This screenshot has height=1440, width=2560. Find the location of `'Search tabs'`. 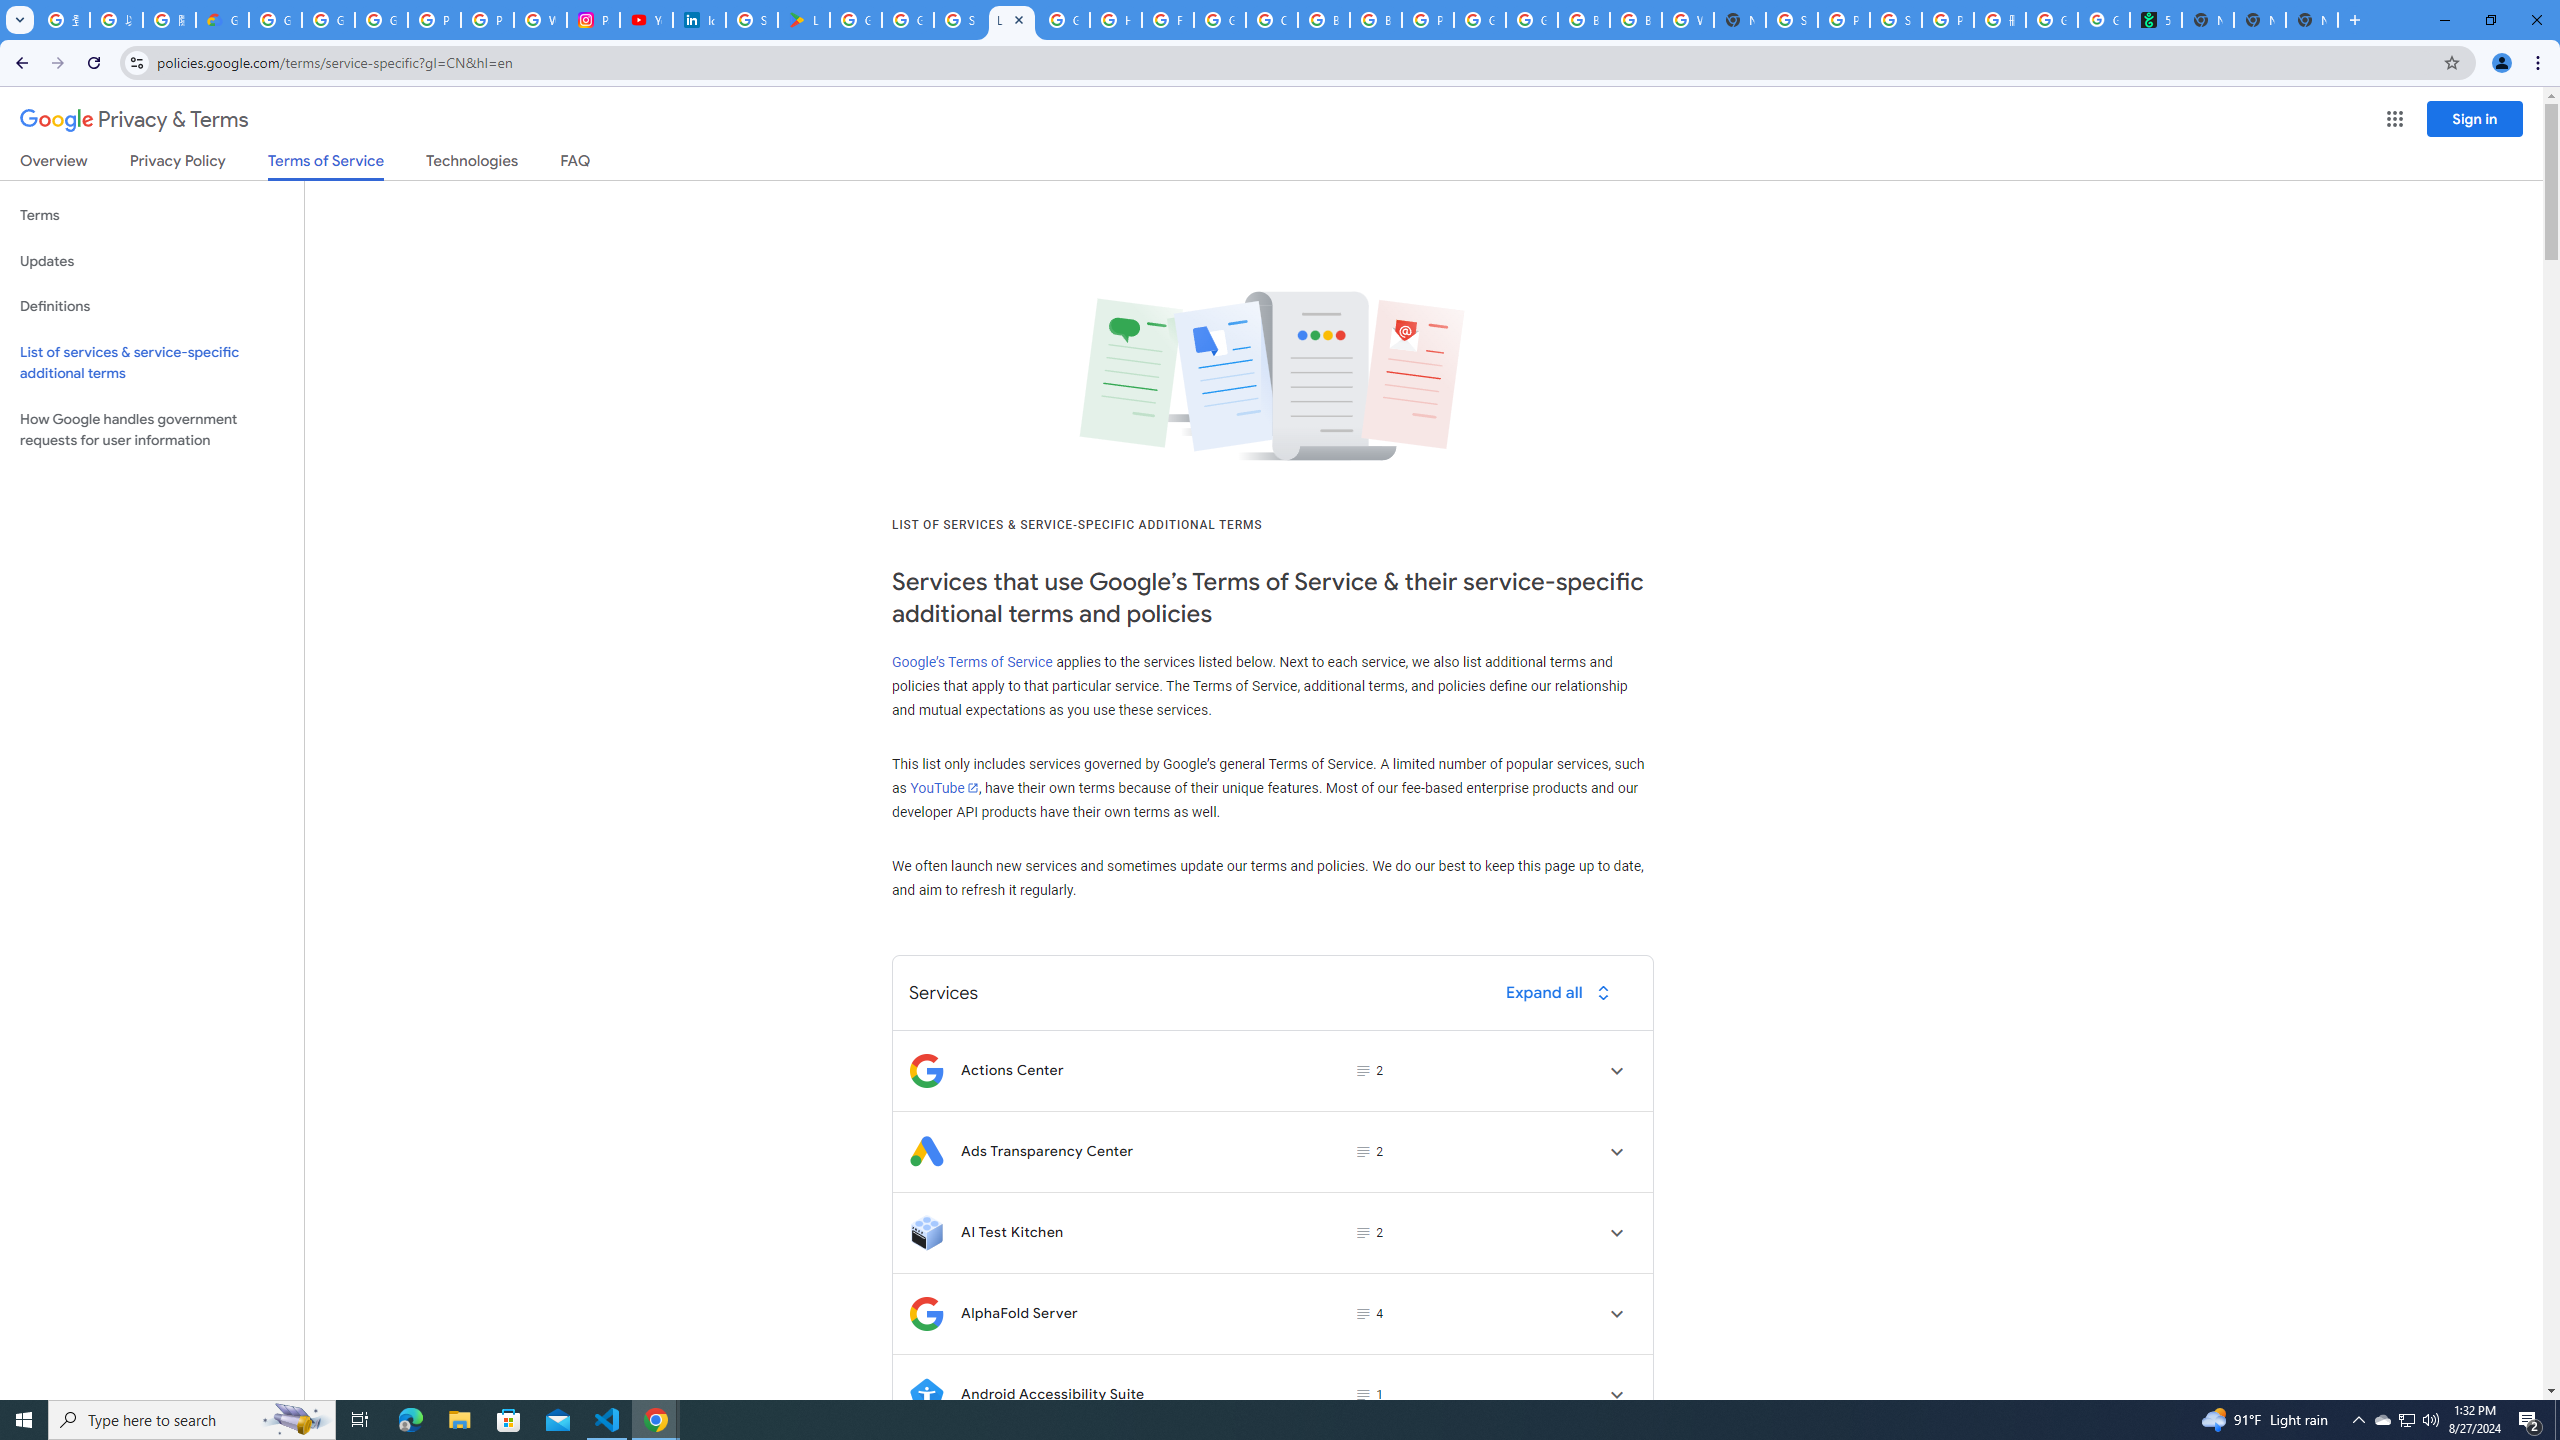

'Search tabs' is located at coordinates (19, 19).